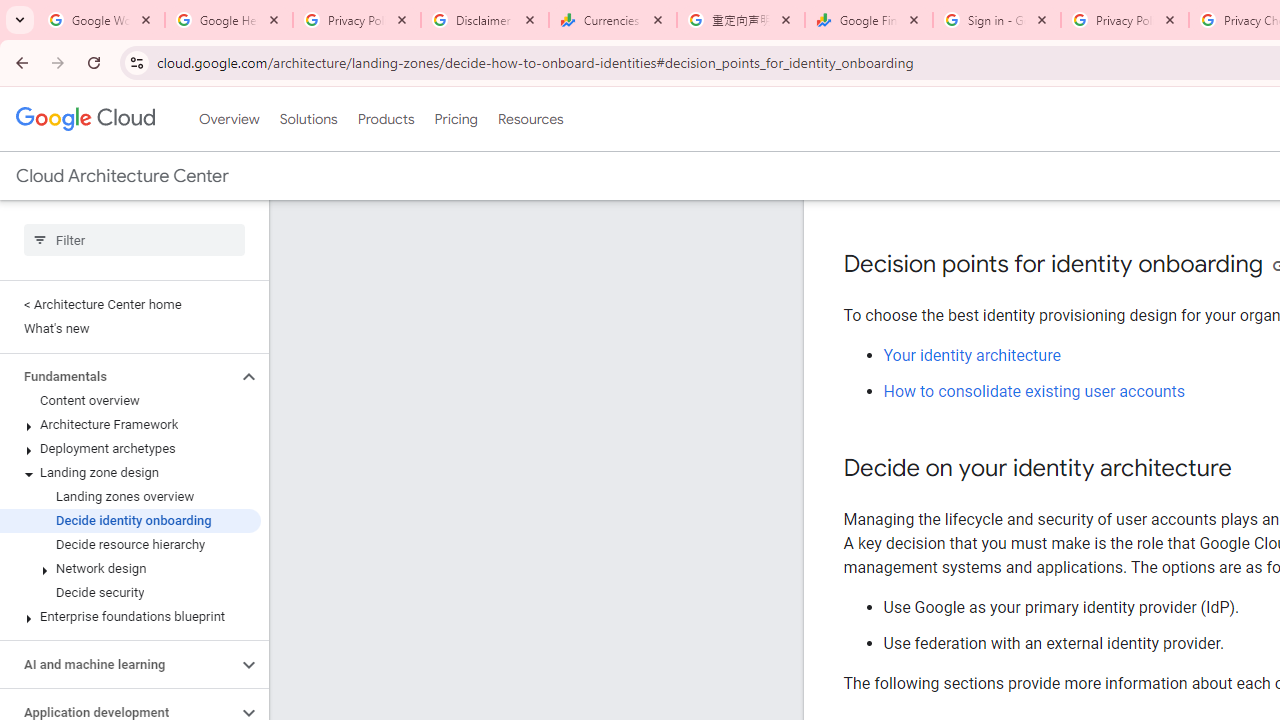 The height and width of the screenshot is (720, 1280). What do you see at coordinates (129, 519) in the screenshot?
I see `'Decide identity onboarding'` at bounding box center [129, 519].